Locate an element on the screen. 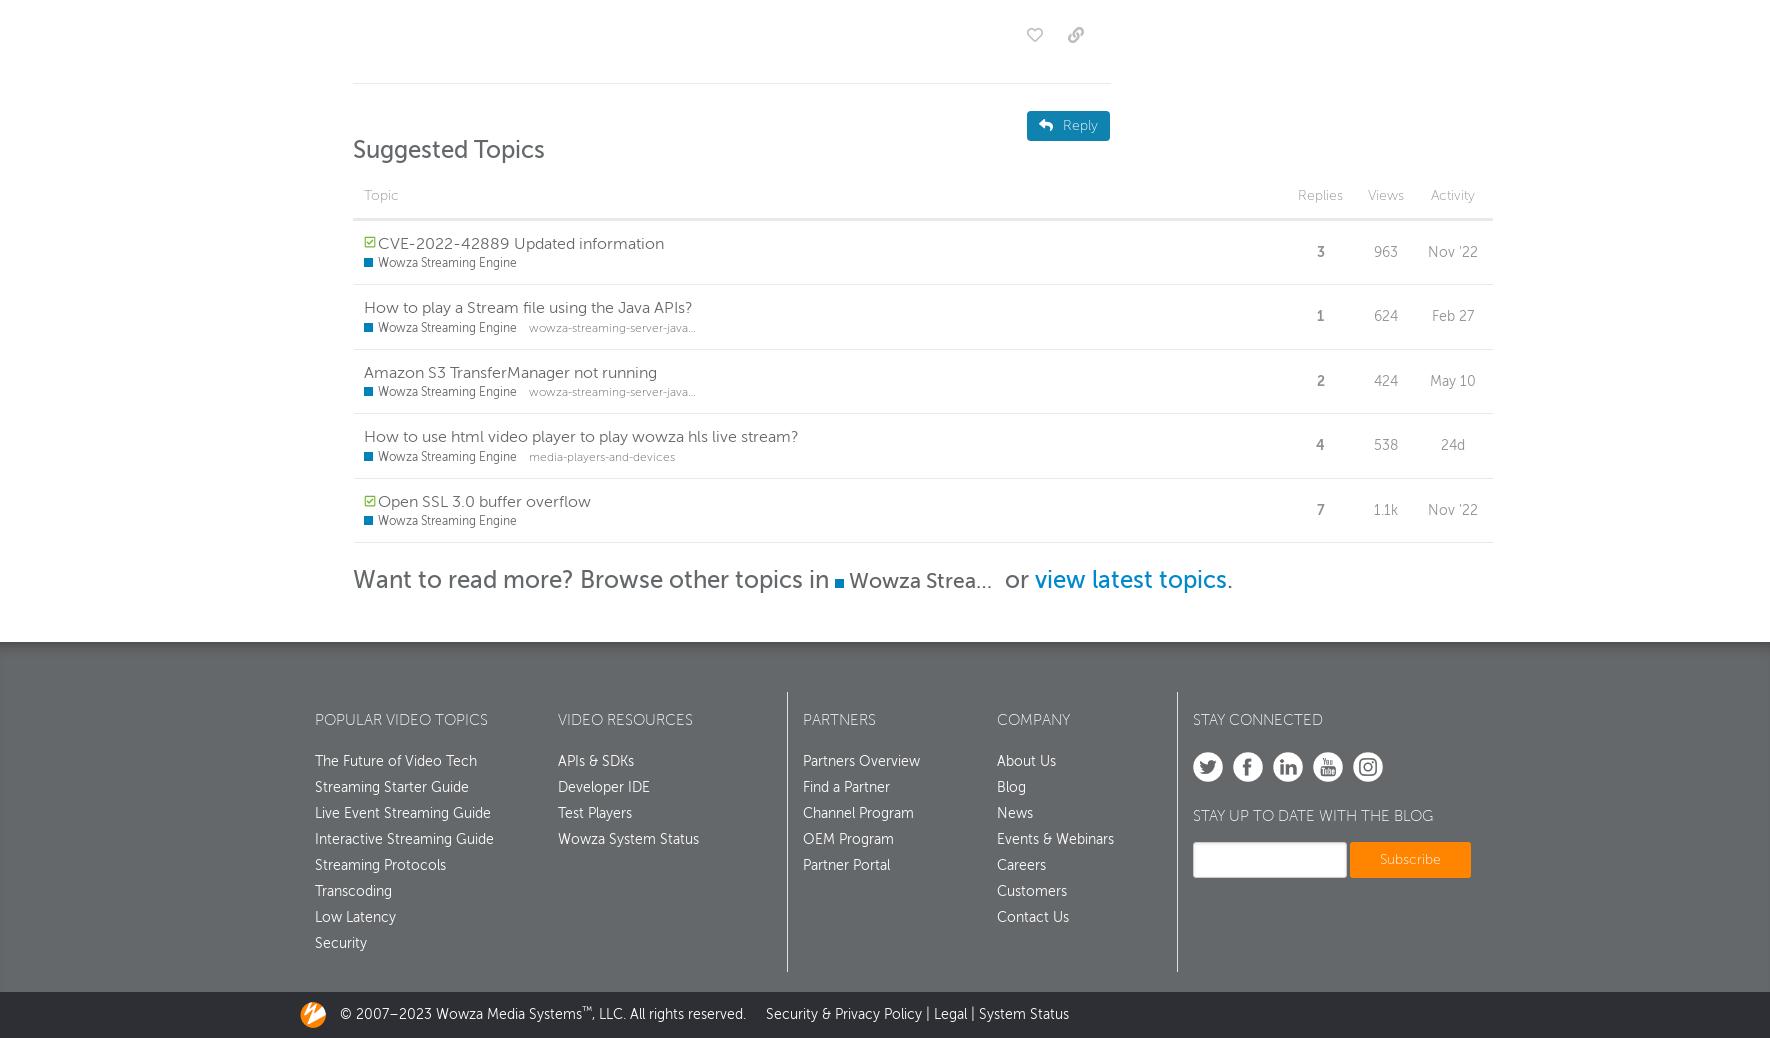  'Careers' is located at coordinates (1020, 870).